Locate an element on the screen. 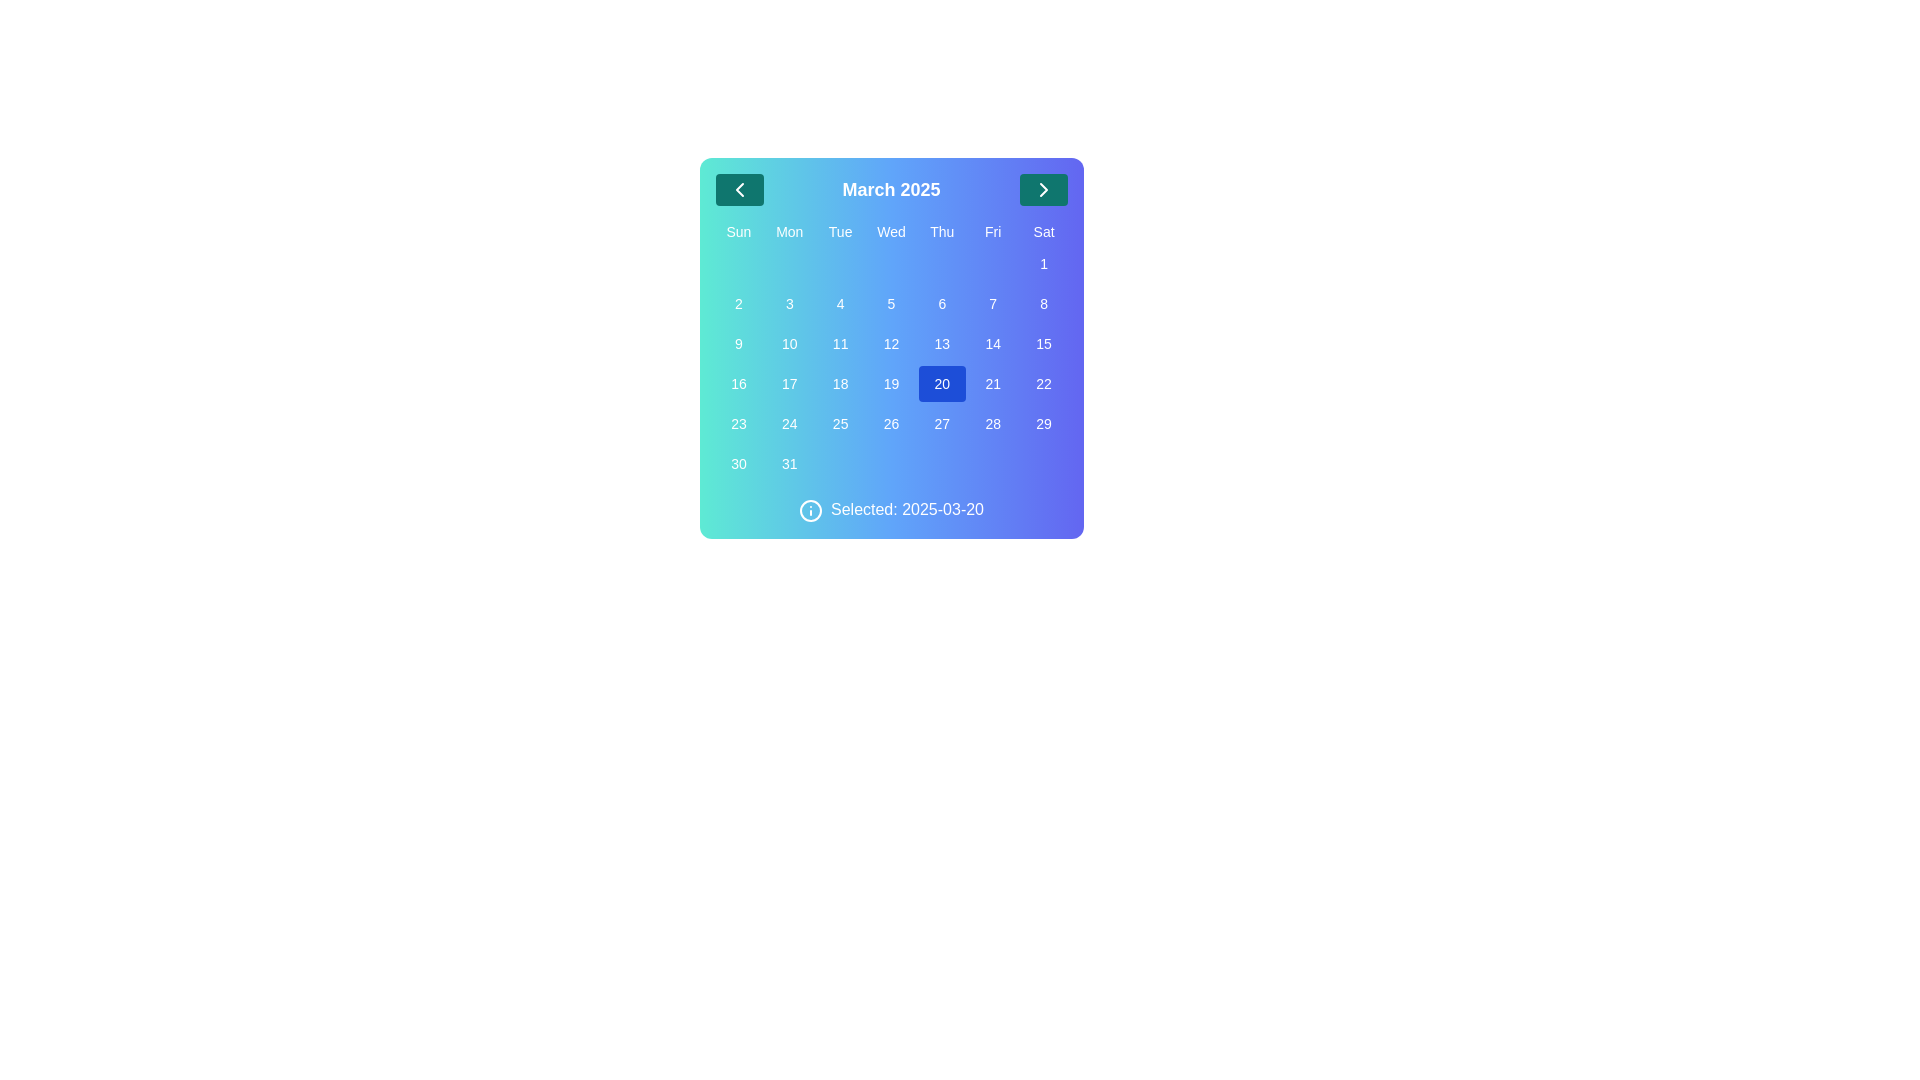 The width and height of the screenshot is (1920, 1080). the button representing the 13th day in the calendar view is located at coordinates (941, 342).